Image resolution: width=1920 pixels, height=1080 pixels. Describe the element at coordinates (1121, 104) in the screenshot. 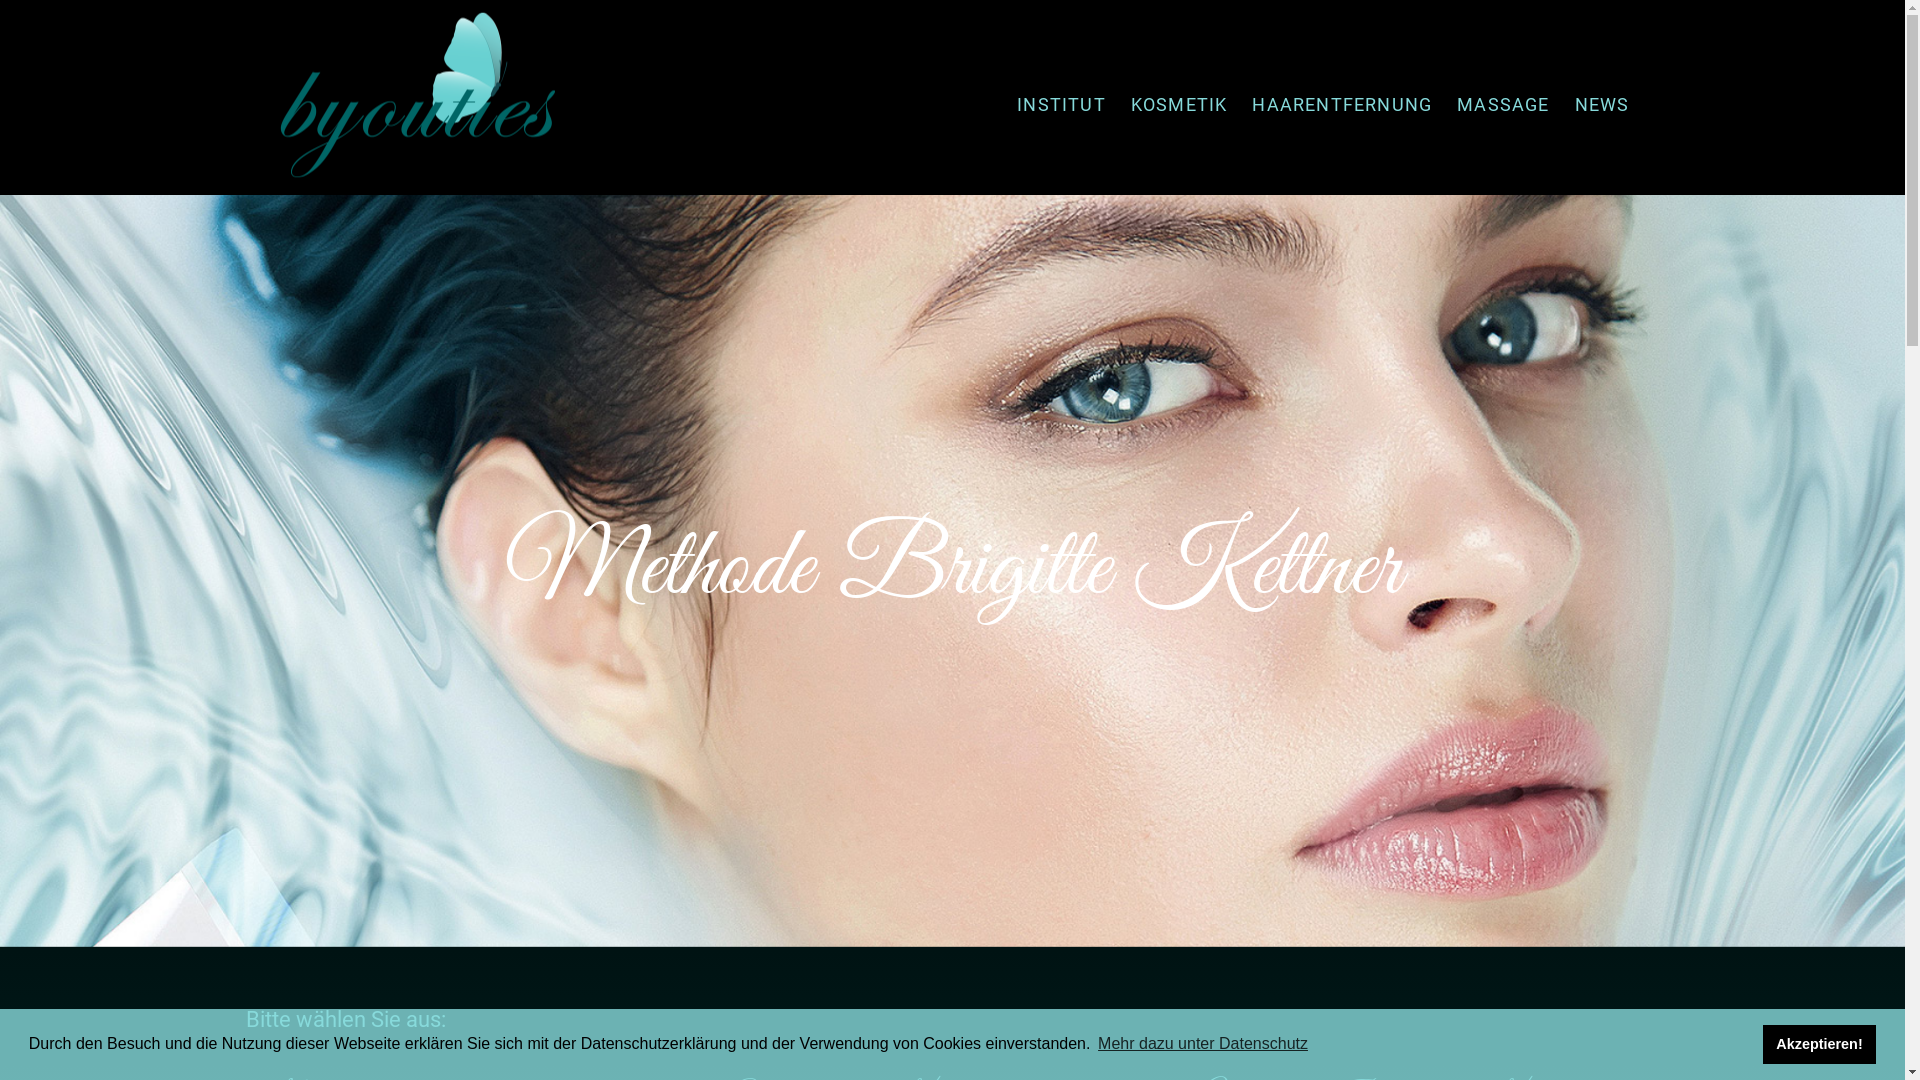

I see `'KOSMETIK'` at that location.